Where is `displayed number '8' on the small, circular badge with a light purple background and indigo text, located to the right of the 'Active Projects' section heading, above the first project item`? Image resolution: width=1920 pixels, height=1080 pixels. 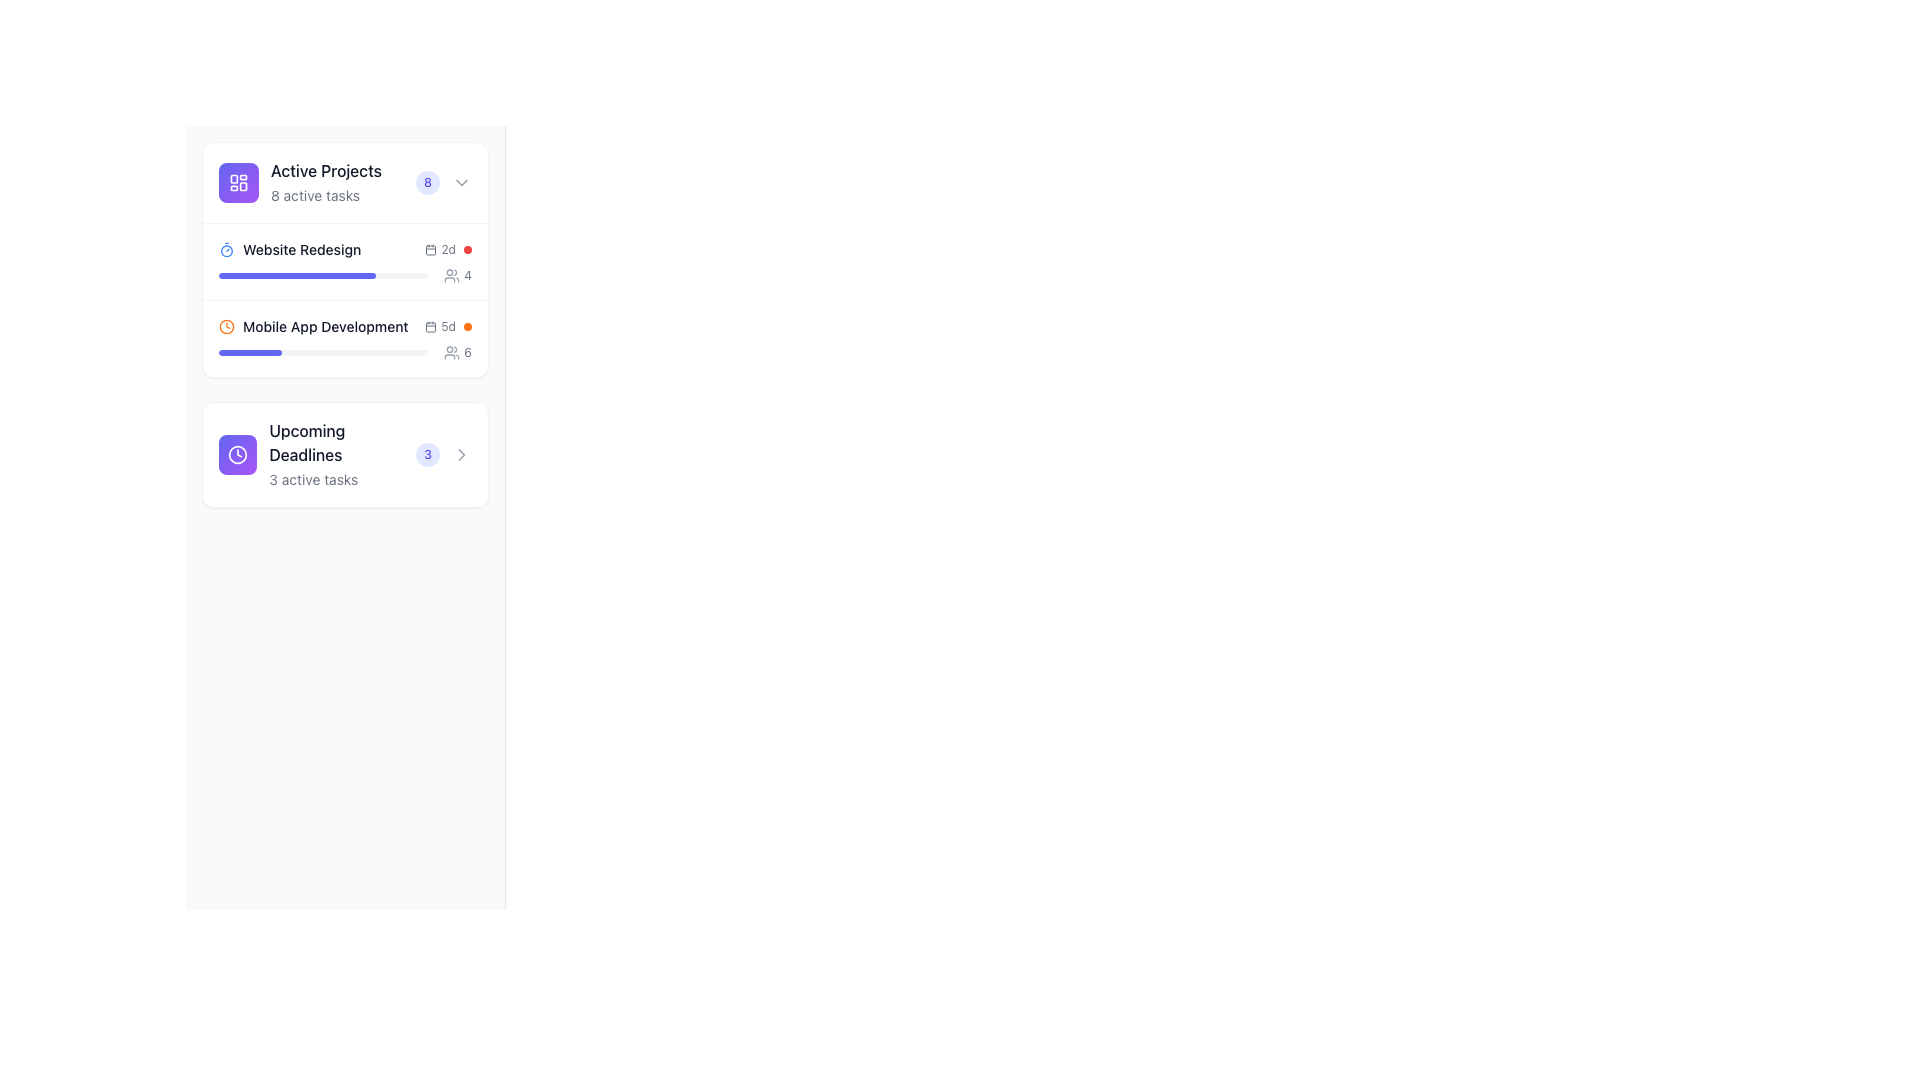 displayed number '8' on the small, circular badge with a light purple background and indigo text, located to the right of the 'Active Projects' section heading, above the first project item is located at coordinates (426, 182).